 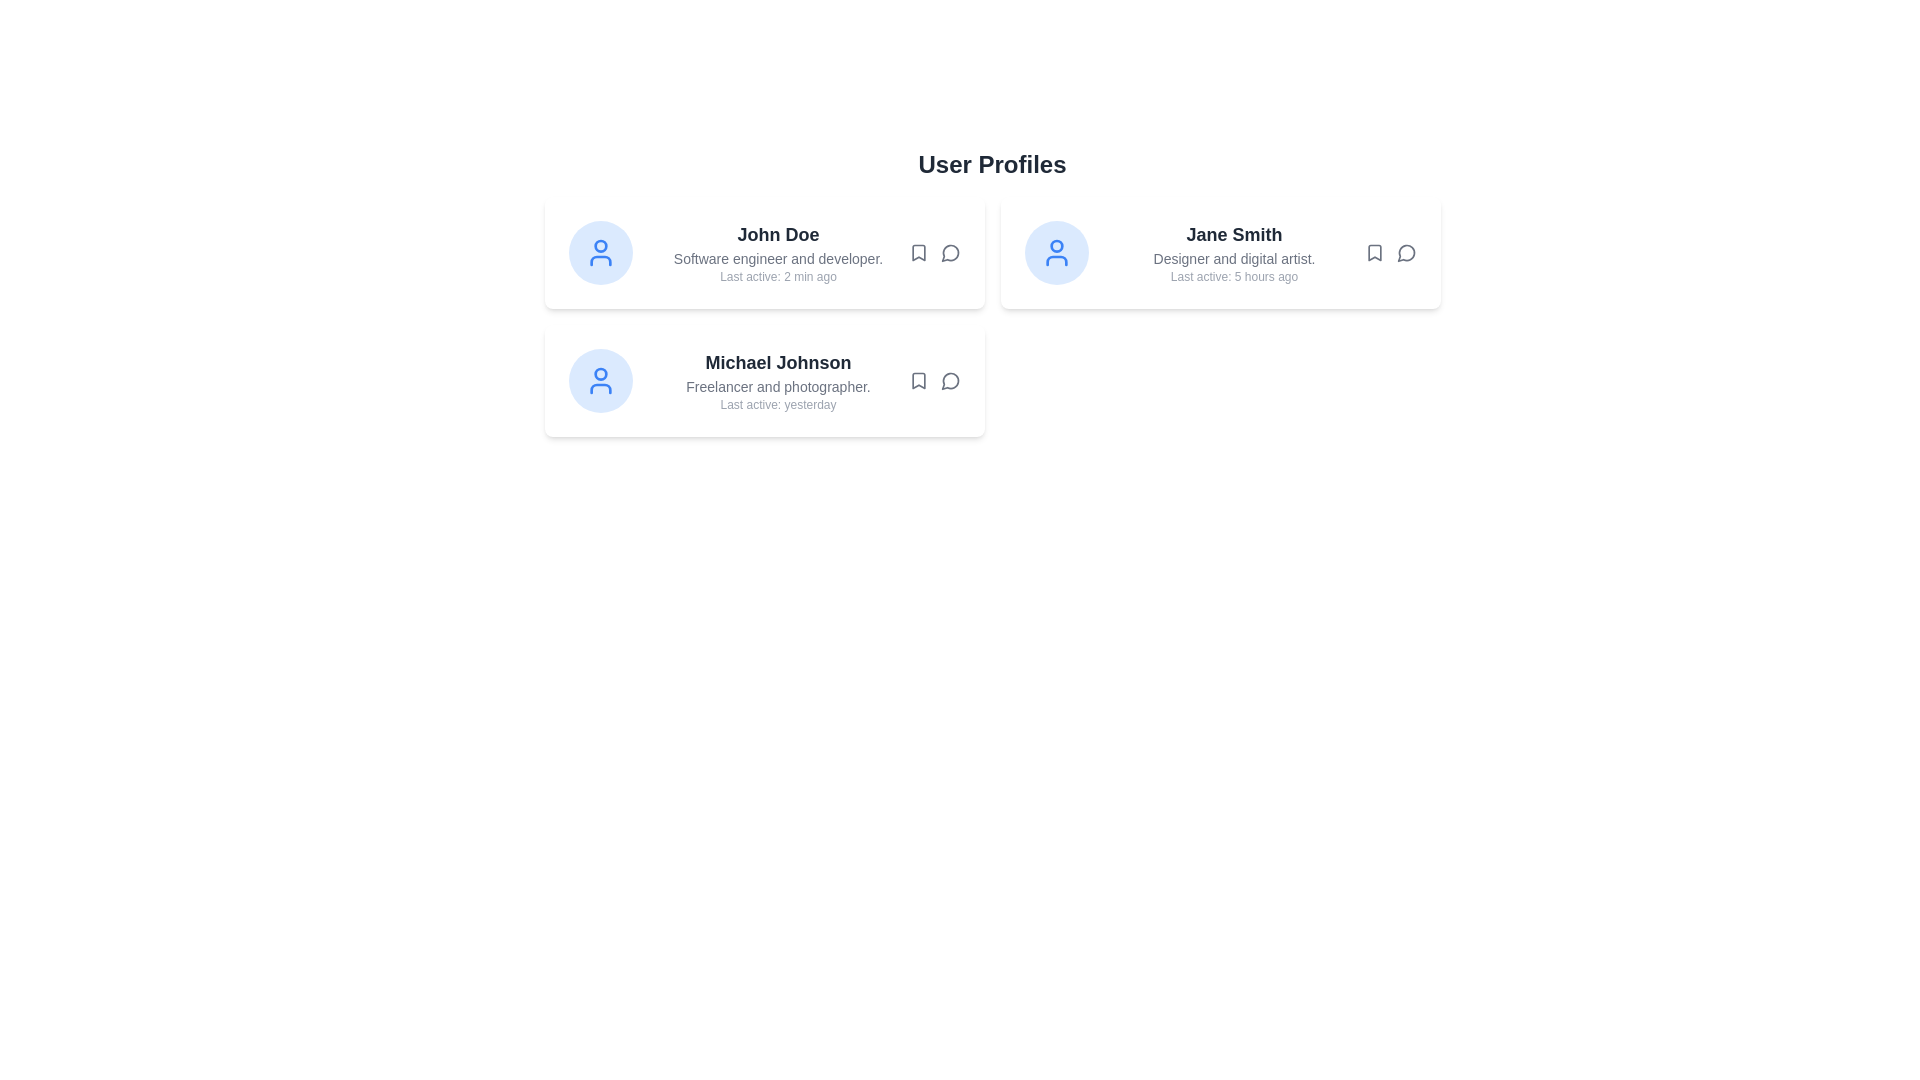 I want to click on the blue user icon representing 'John Doe' within the profile card, which has a circular head and body frame on a light blue background, so click(x=599, y=252).